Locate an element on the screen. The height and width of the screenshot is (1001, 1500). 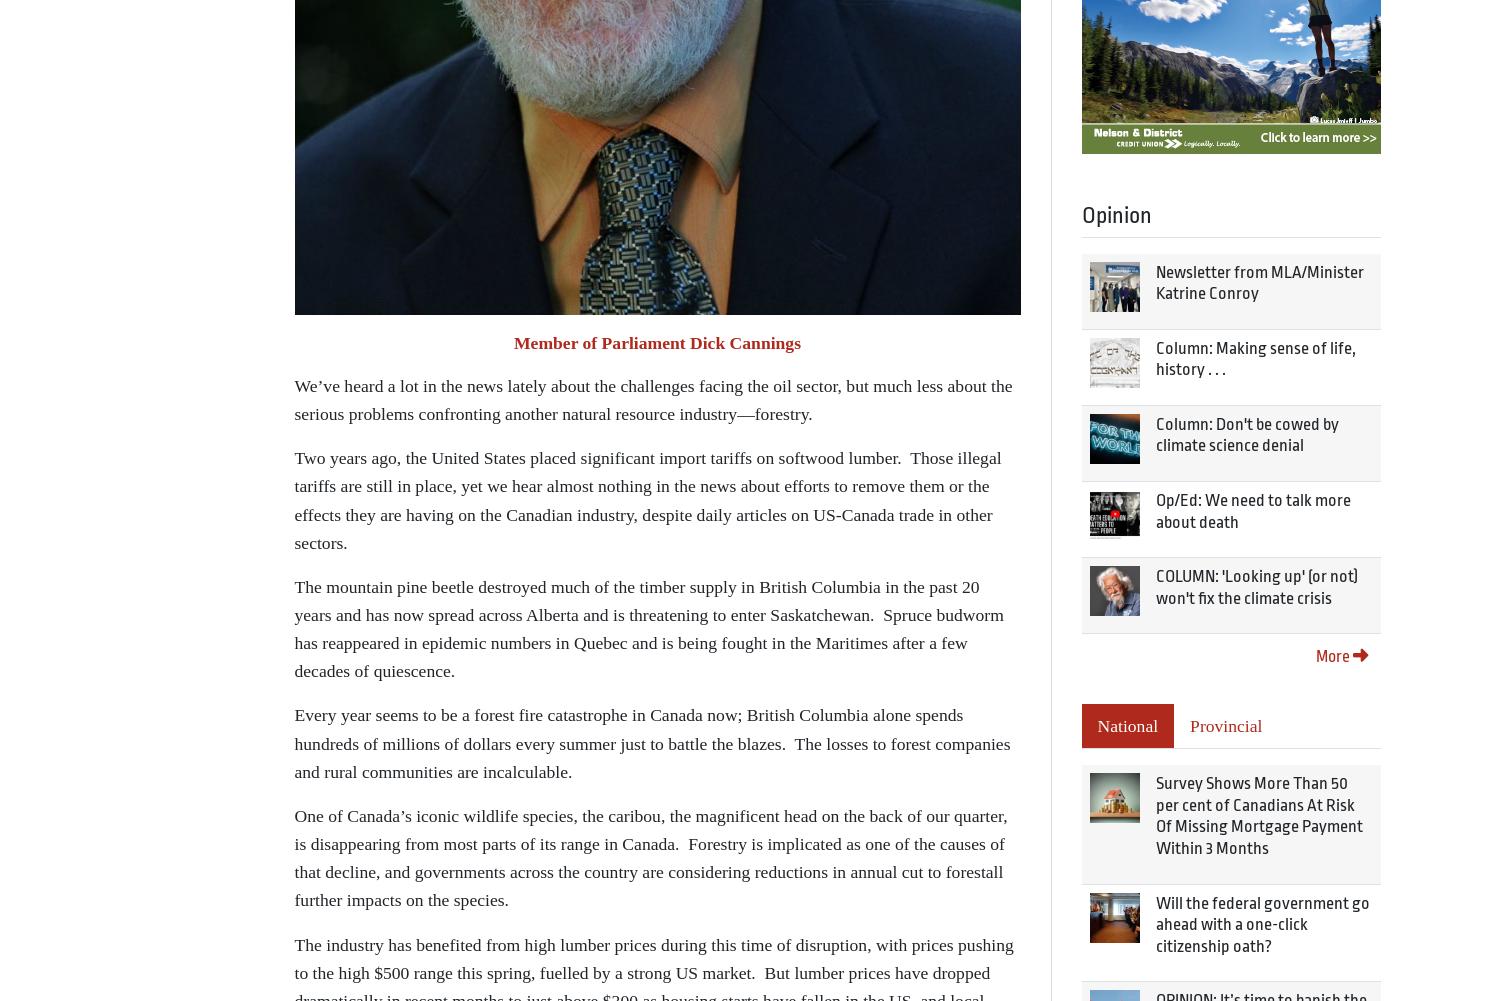
'Creative Commons' is located at coordinates (805, 591).